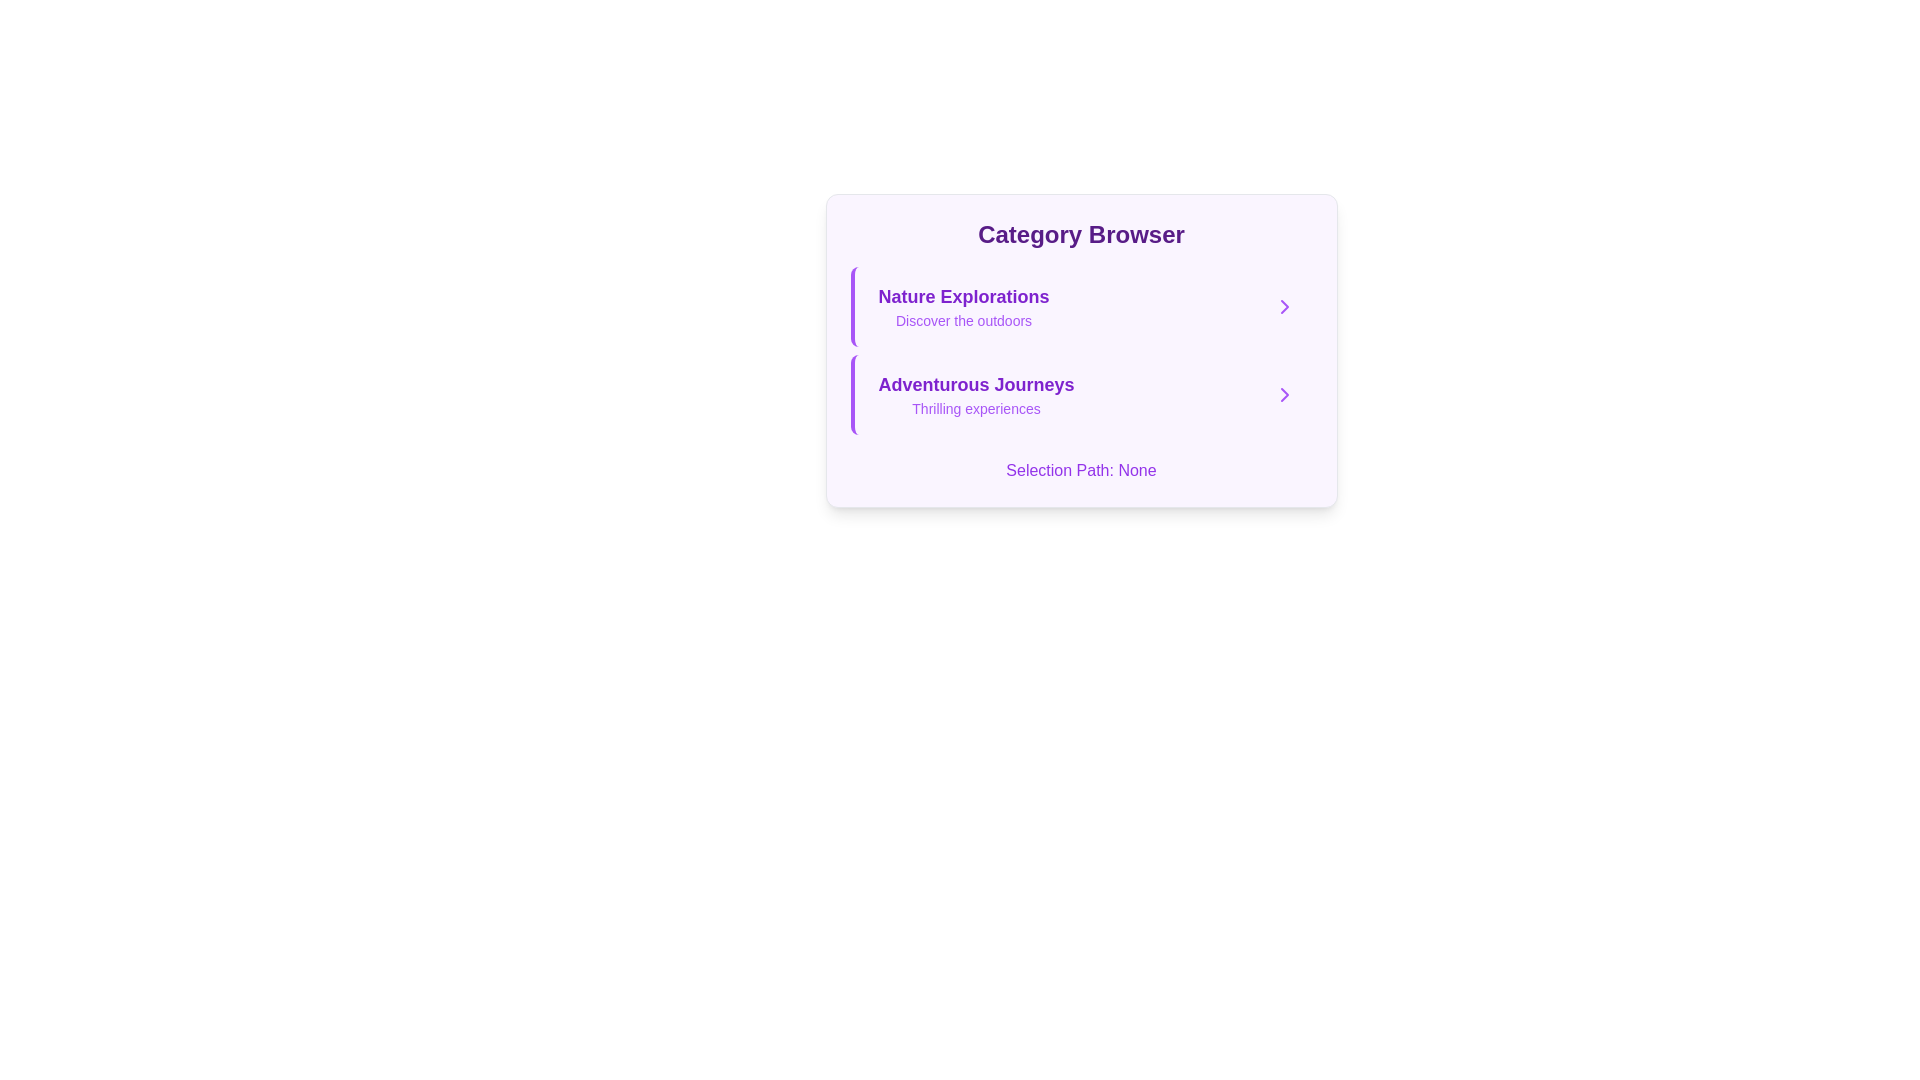 The image size is (1920, 1080). Describe the element at coordinates (976, 394) in the screenshot. I see `the text label titled 'Adventurous Journeys' with the subtitle 'Thrilling experiences', which is the second entry in the 'Category Browser' section` at that location.